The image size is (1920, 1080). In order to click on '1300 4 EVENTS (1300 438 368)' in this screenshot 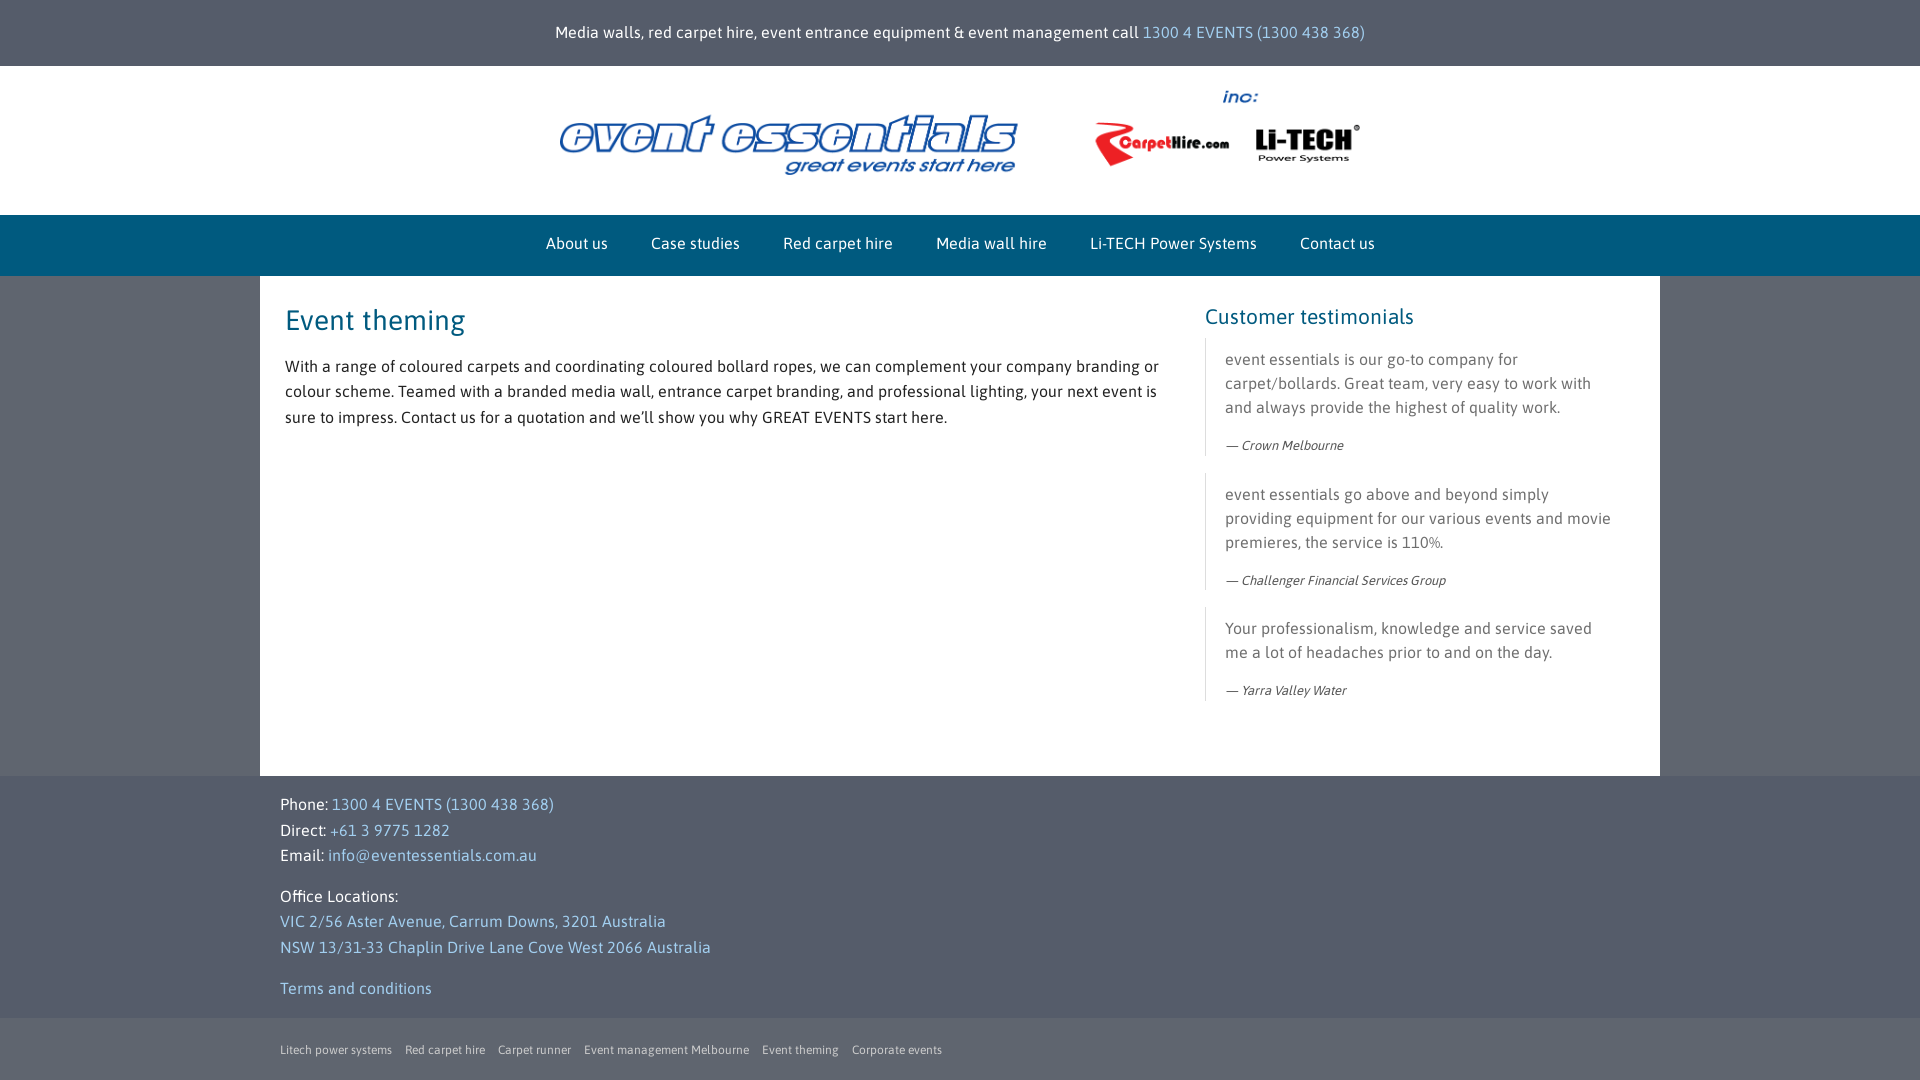, I will do `click(1252, 31)`.